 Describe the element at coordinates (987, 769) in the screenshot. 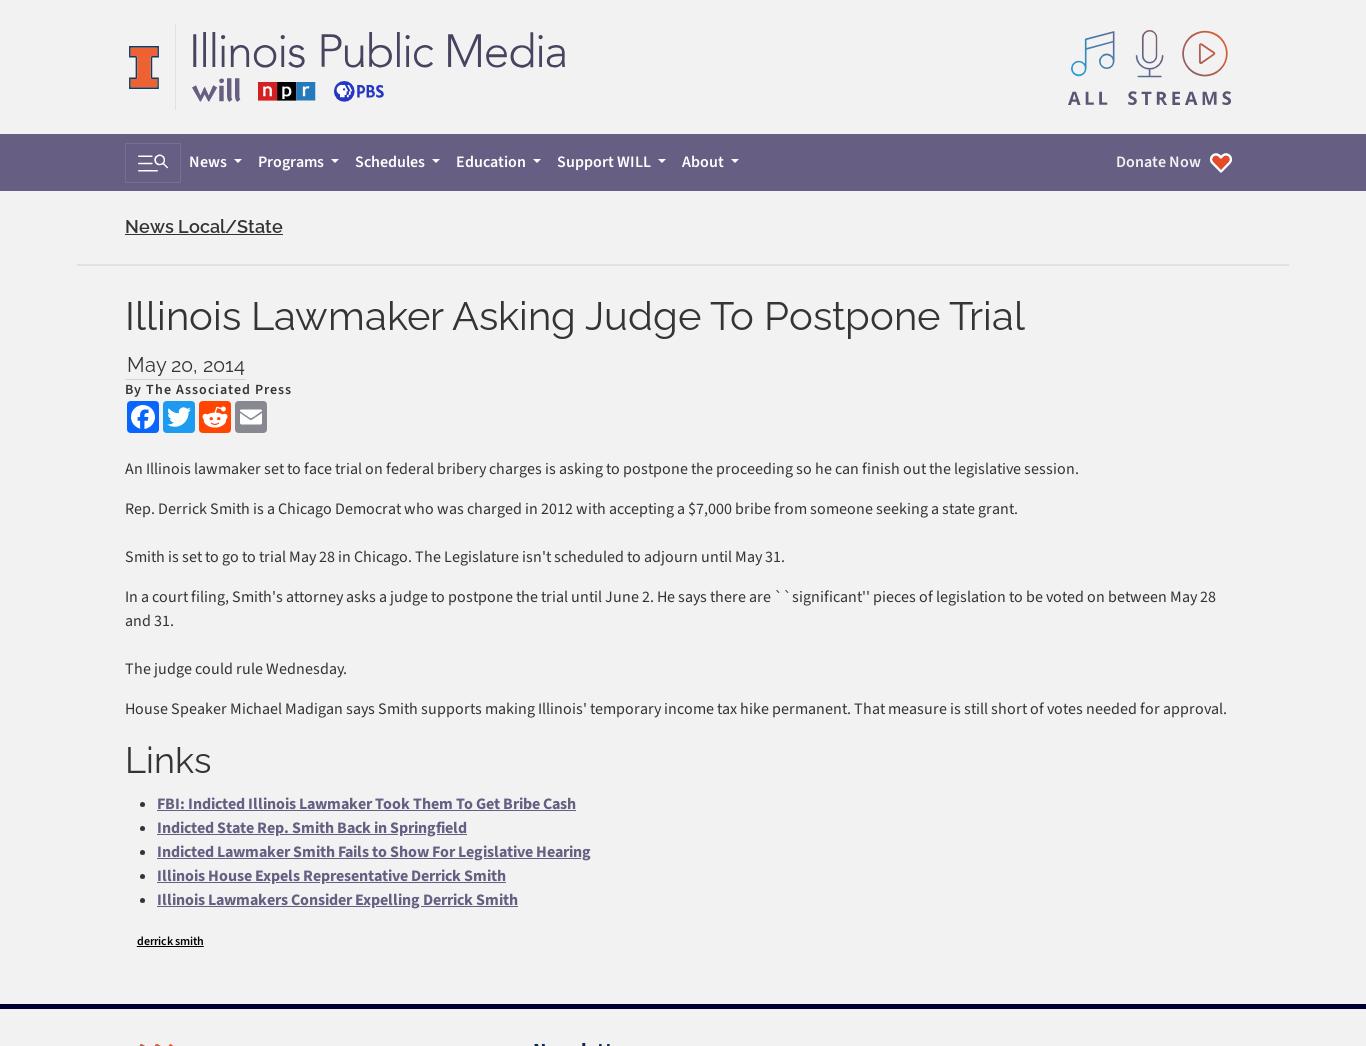

I see `'Research'` at that location.